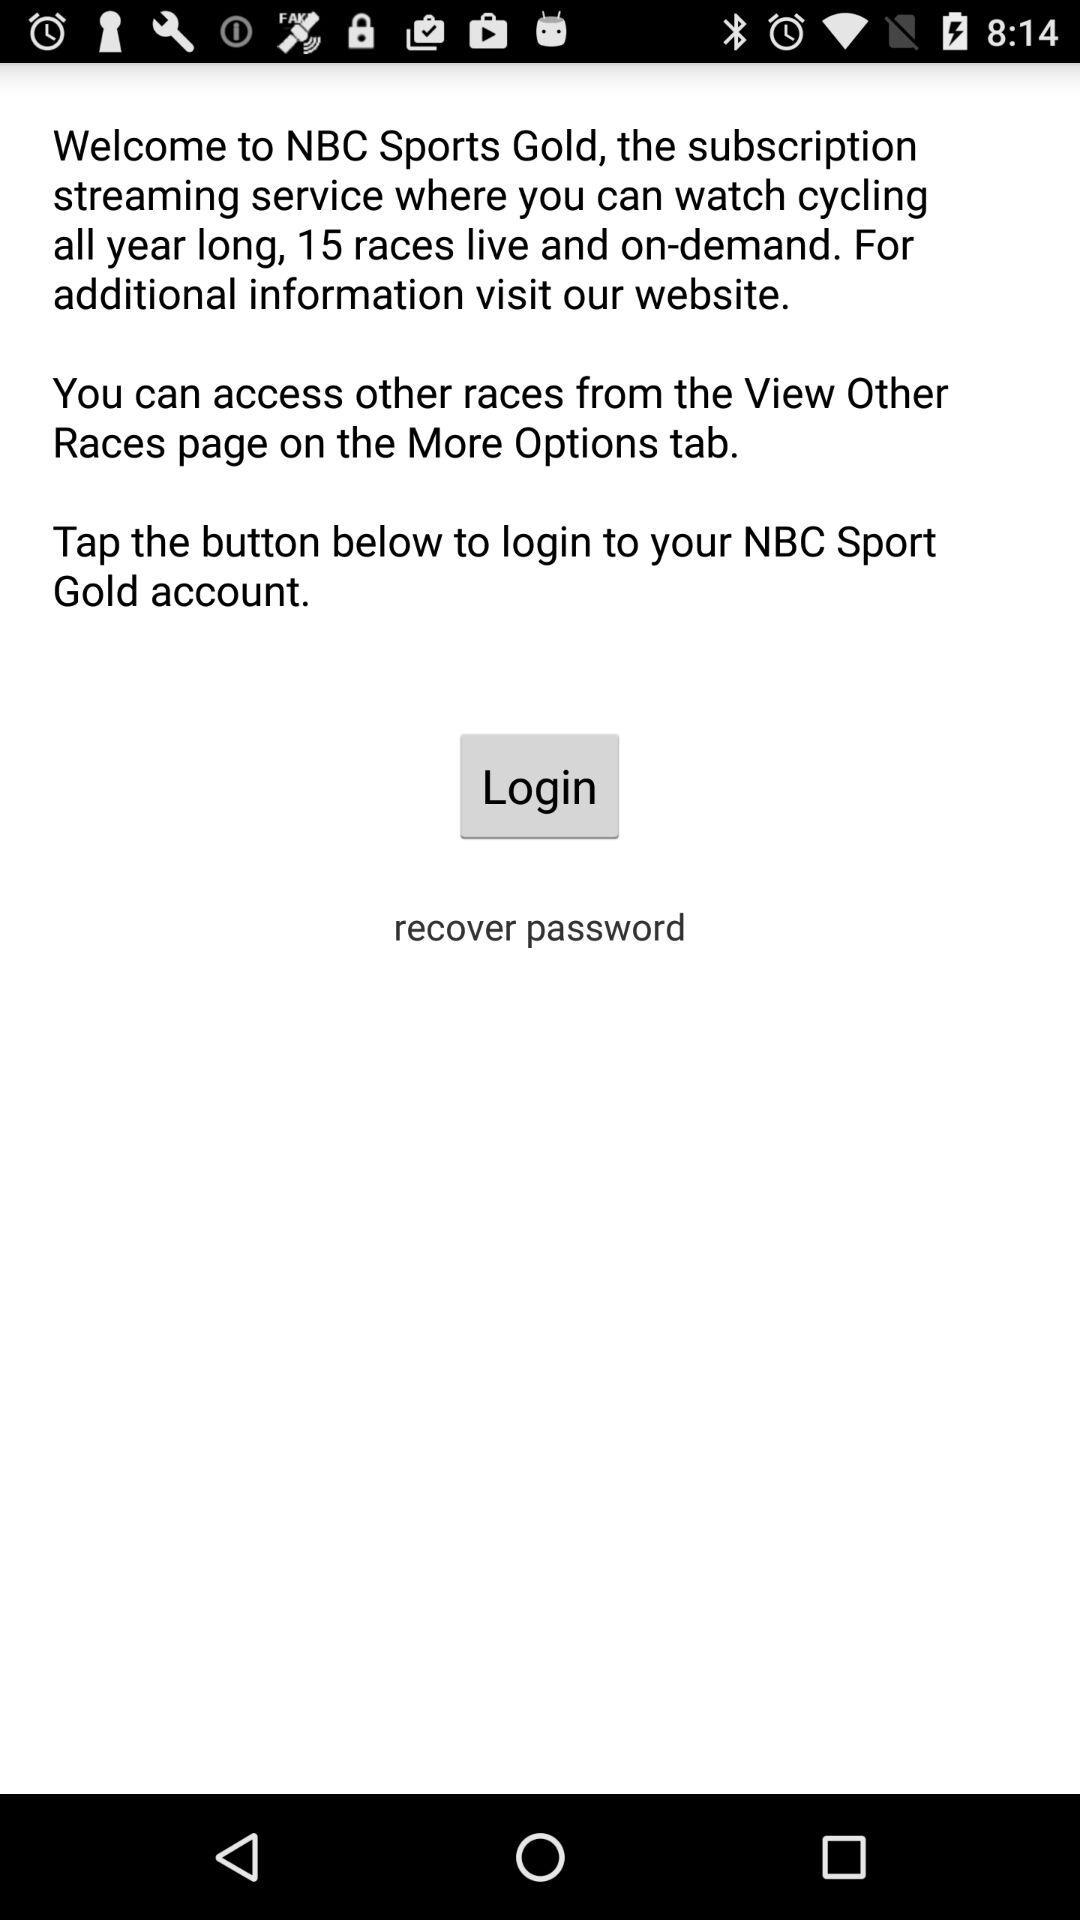  I want to click on button below login icon, so click(540, 925).